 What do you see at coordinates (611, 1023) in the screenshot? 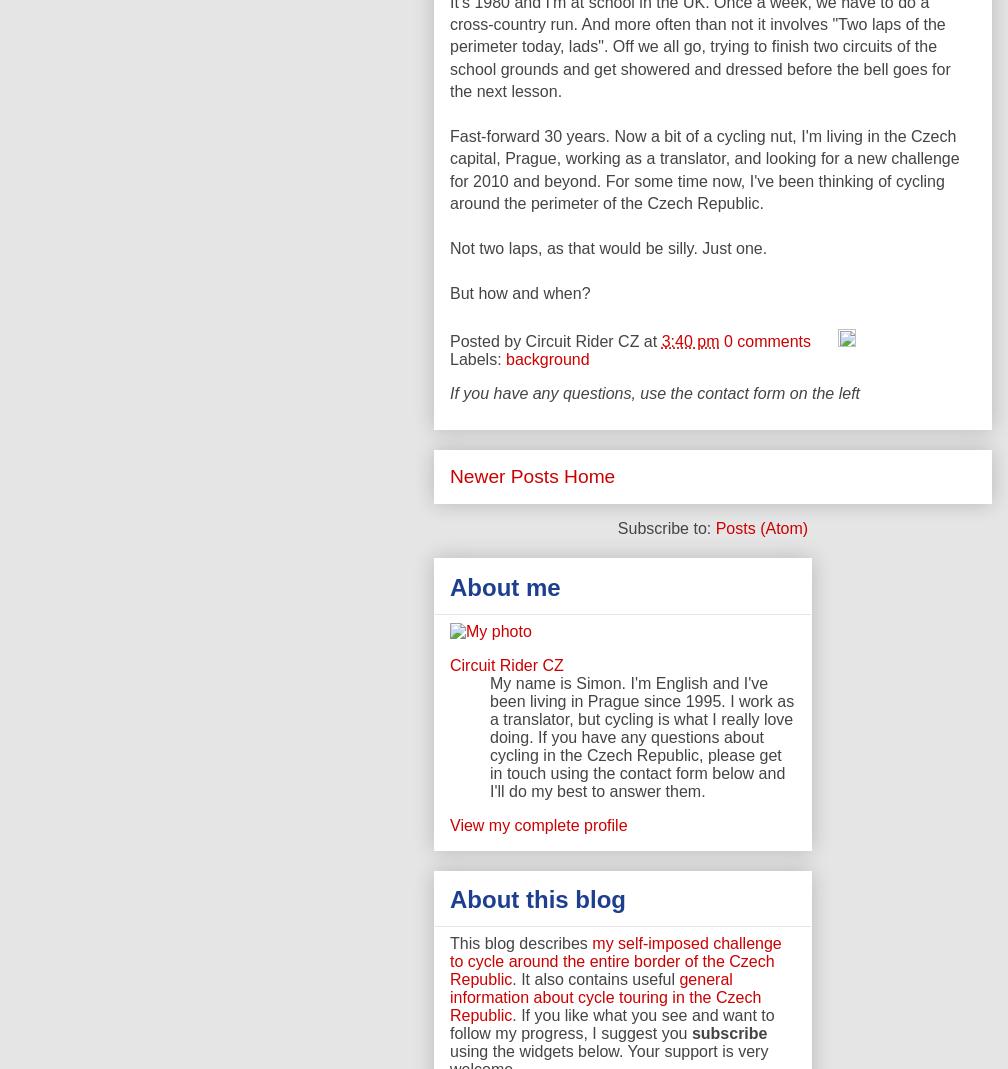
I see `'. If you like what you see and want to follow my progress, I suggest you'` at bounding box center [611, 1023].